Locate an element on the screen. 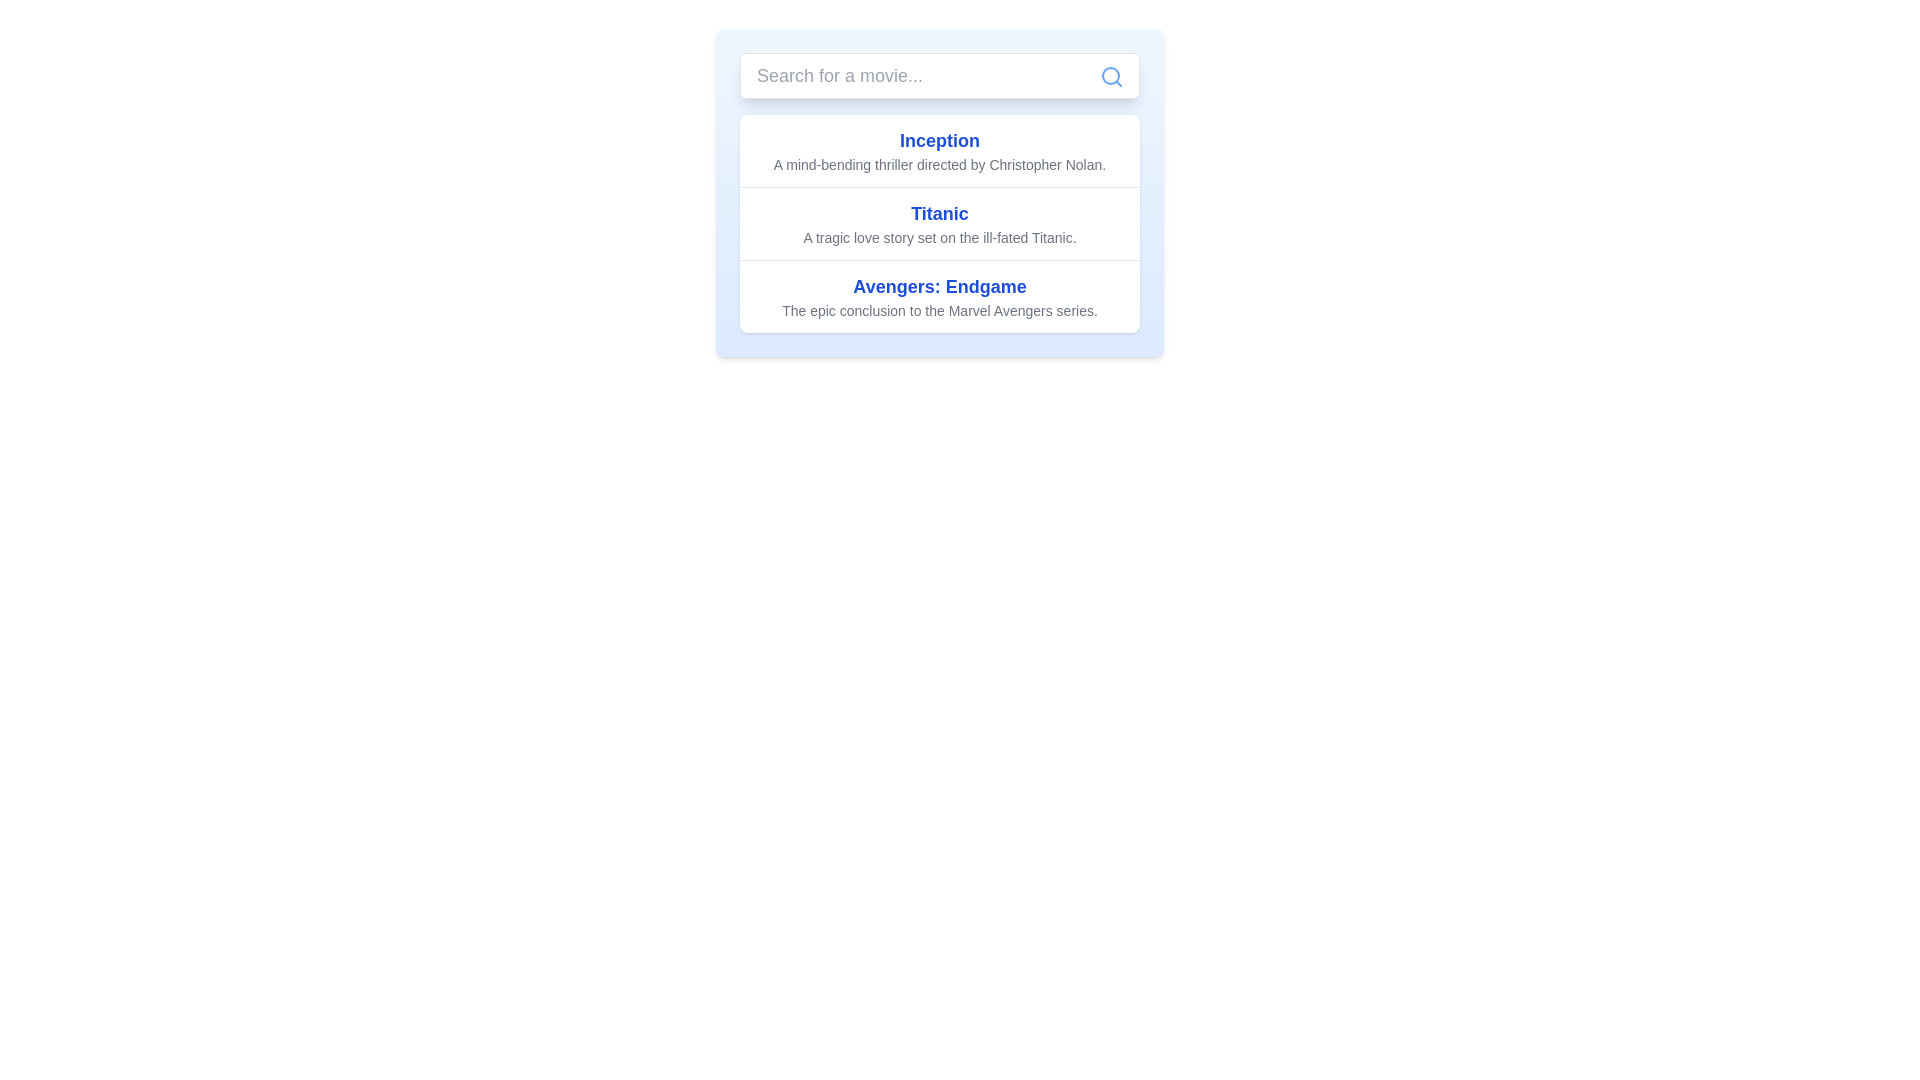  the text label containing the description 'A mind-bending thriller directed by Christopher Nolan.' which is centered beneath the title 'Inception.' is located at coordinates (939, 164).